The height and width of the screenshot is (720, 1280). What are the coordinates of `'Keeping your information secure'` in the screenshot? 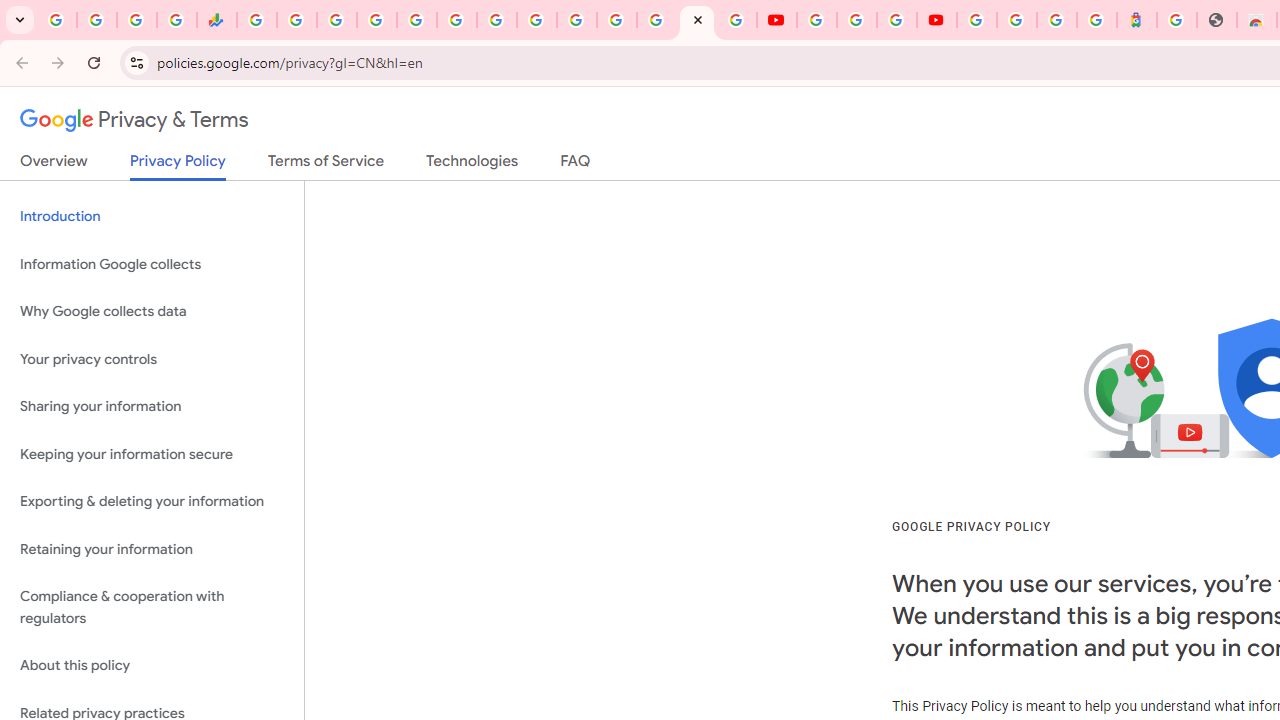 It's located at (151, 454).